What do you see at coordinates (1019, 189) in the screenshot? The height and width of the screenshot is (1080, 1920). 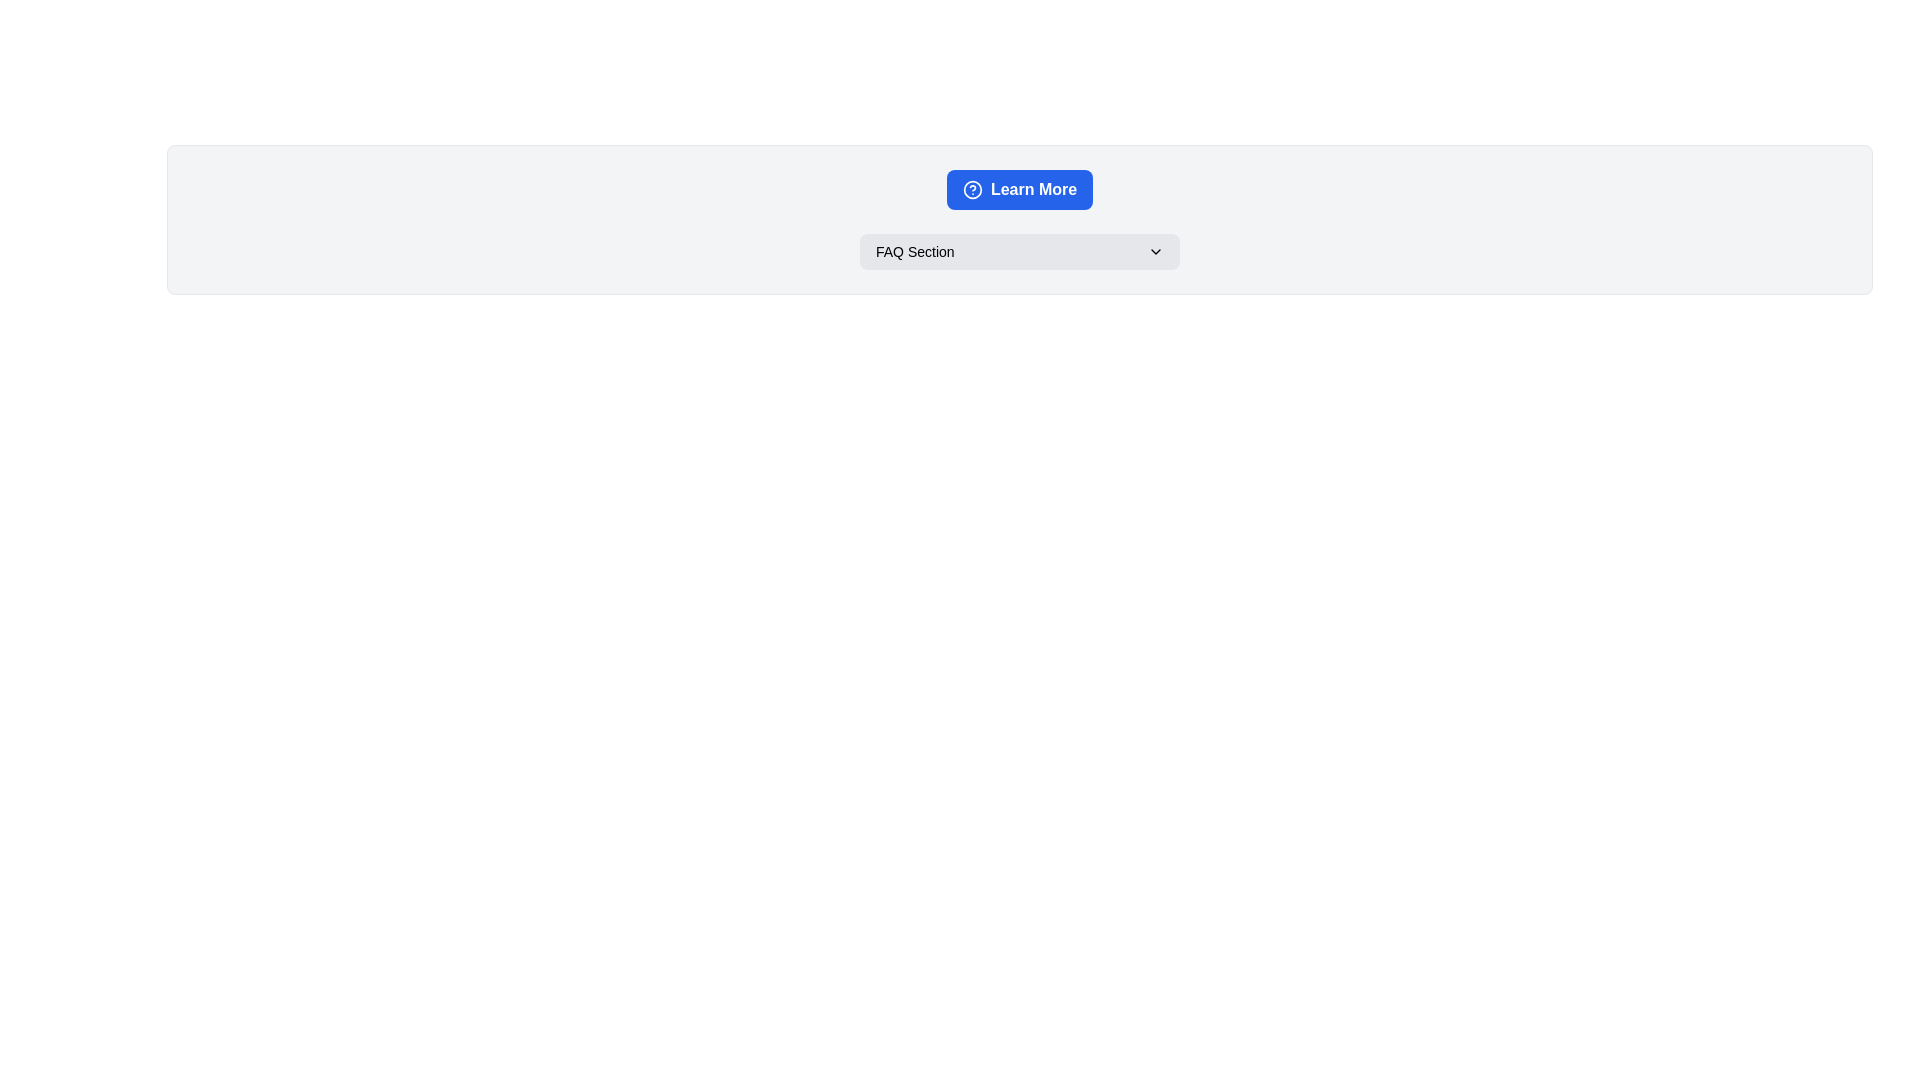 I see `the information button located above the 'FAQ Section' dropdown` at bounding box center [1019, 189].